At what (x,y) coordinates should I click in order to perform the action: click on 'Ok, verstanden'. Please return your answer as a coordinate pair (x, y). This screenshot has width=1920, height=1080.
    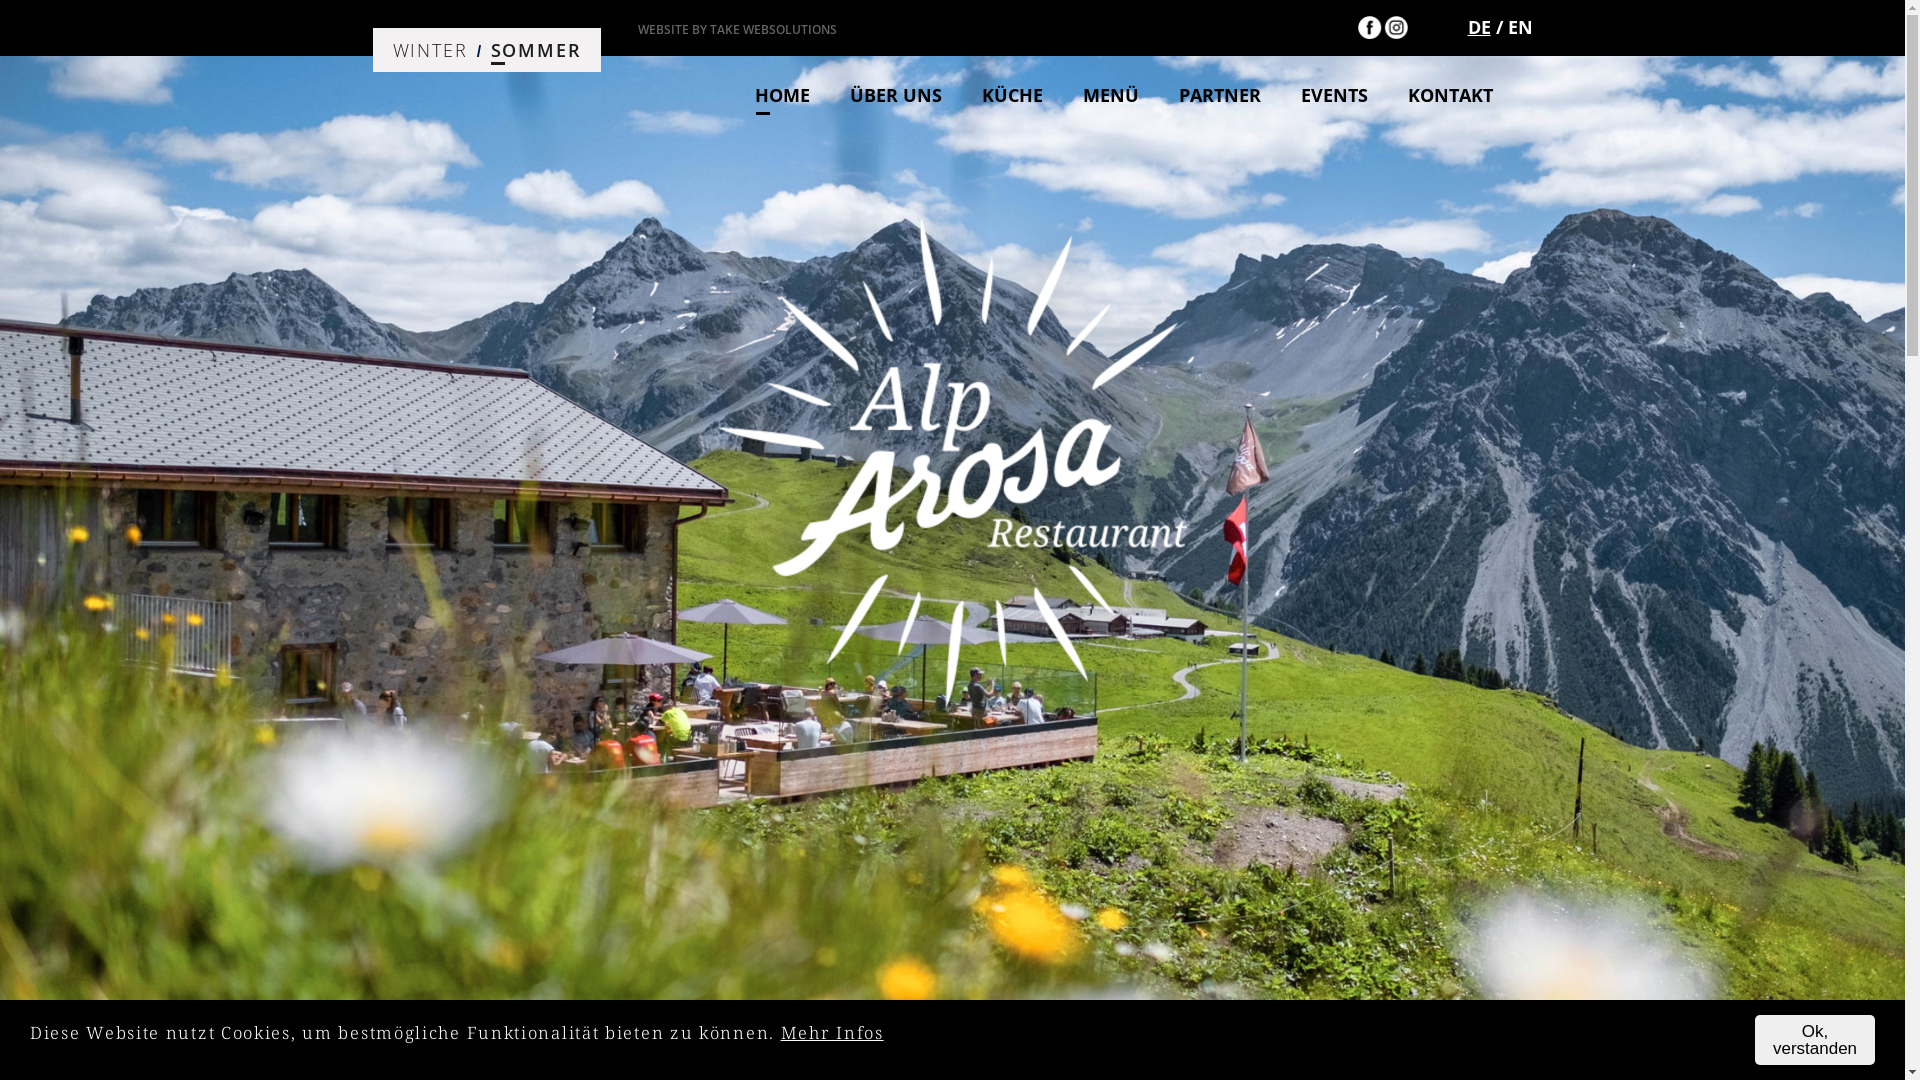
    Looking at the image, I should click on (1814, 1039).